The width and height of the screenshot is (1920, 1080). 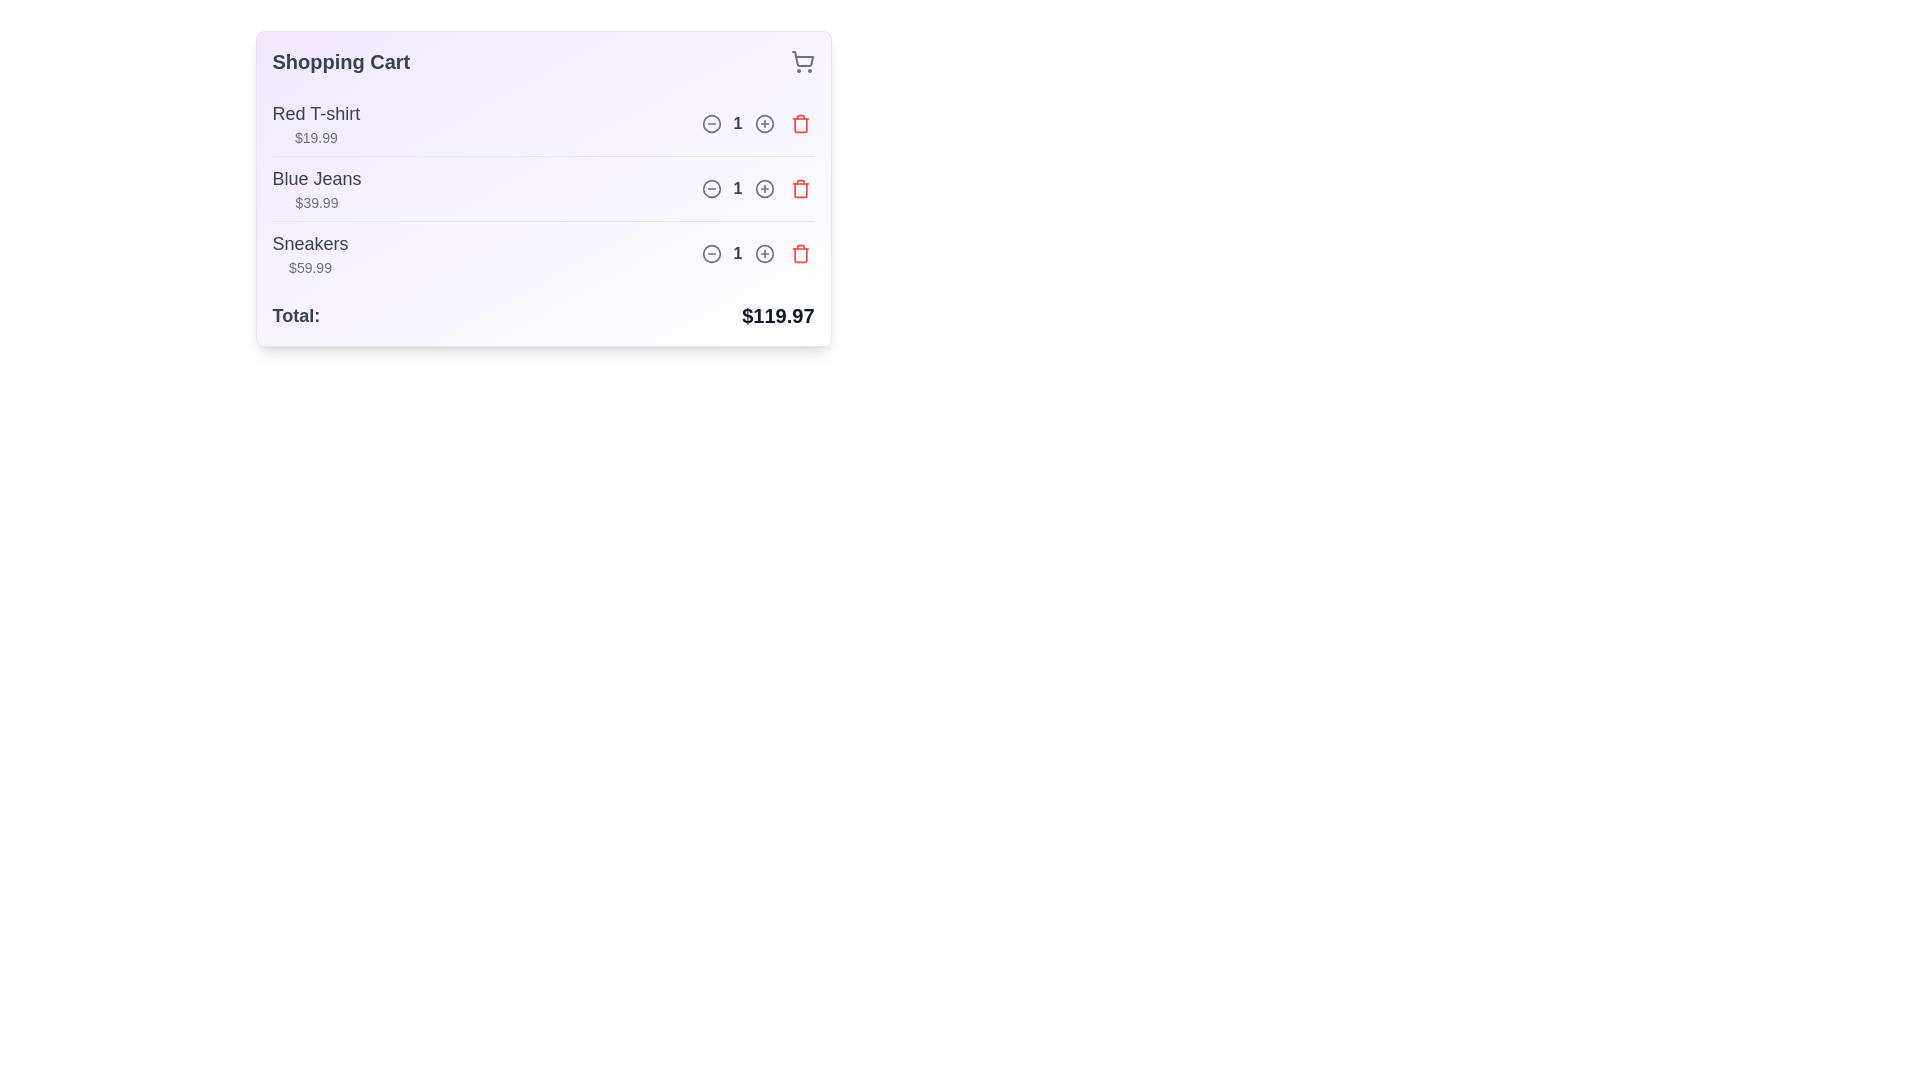 I want to click on the increment button for the 'Red T-shirt' in the shopping cart to increase the quantity, so click(x=763, y=123).